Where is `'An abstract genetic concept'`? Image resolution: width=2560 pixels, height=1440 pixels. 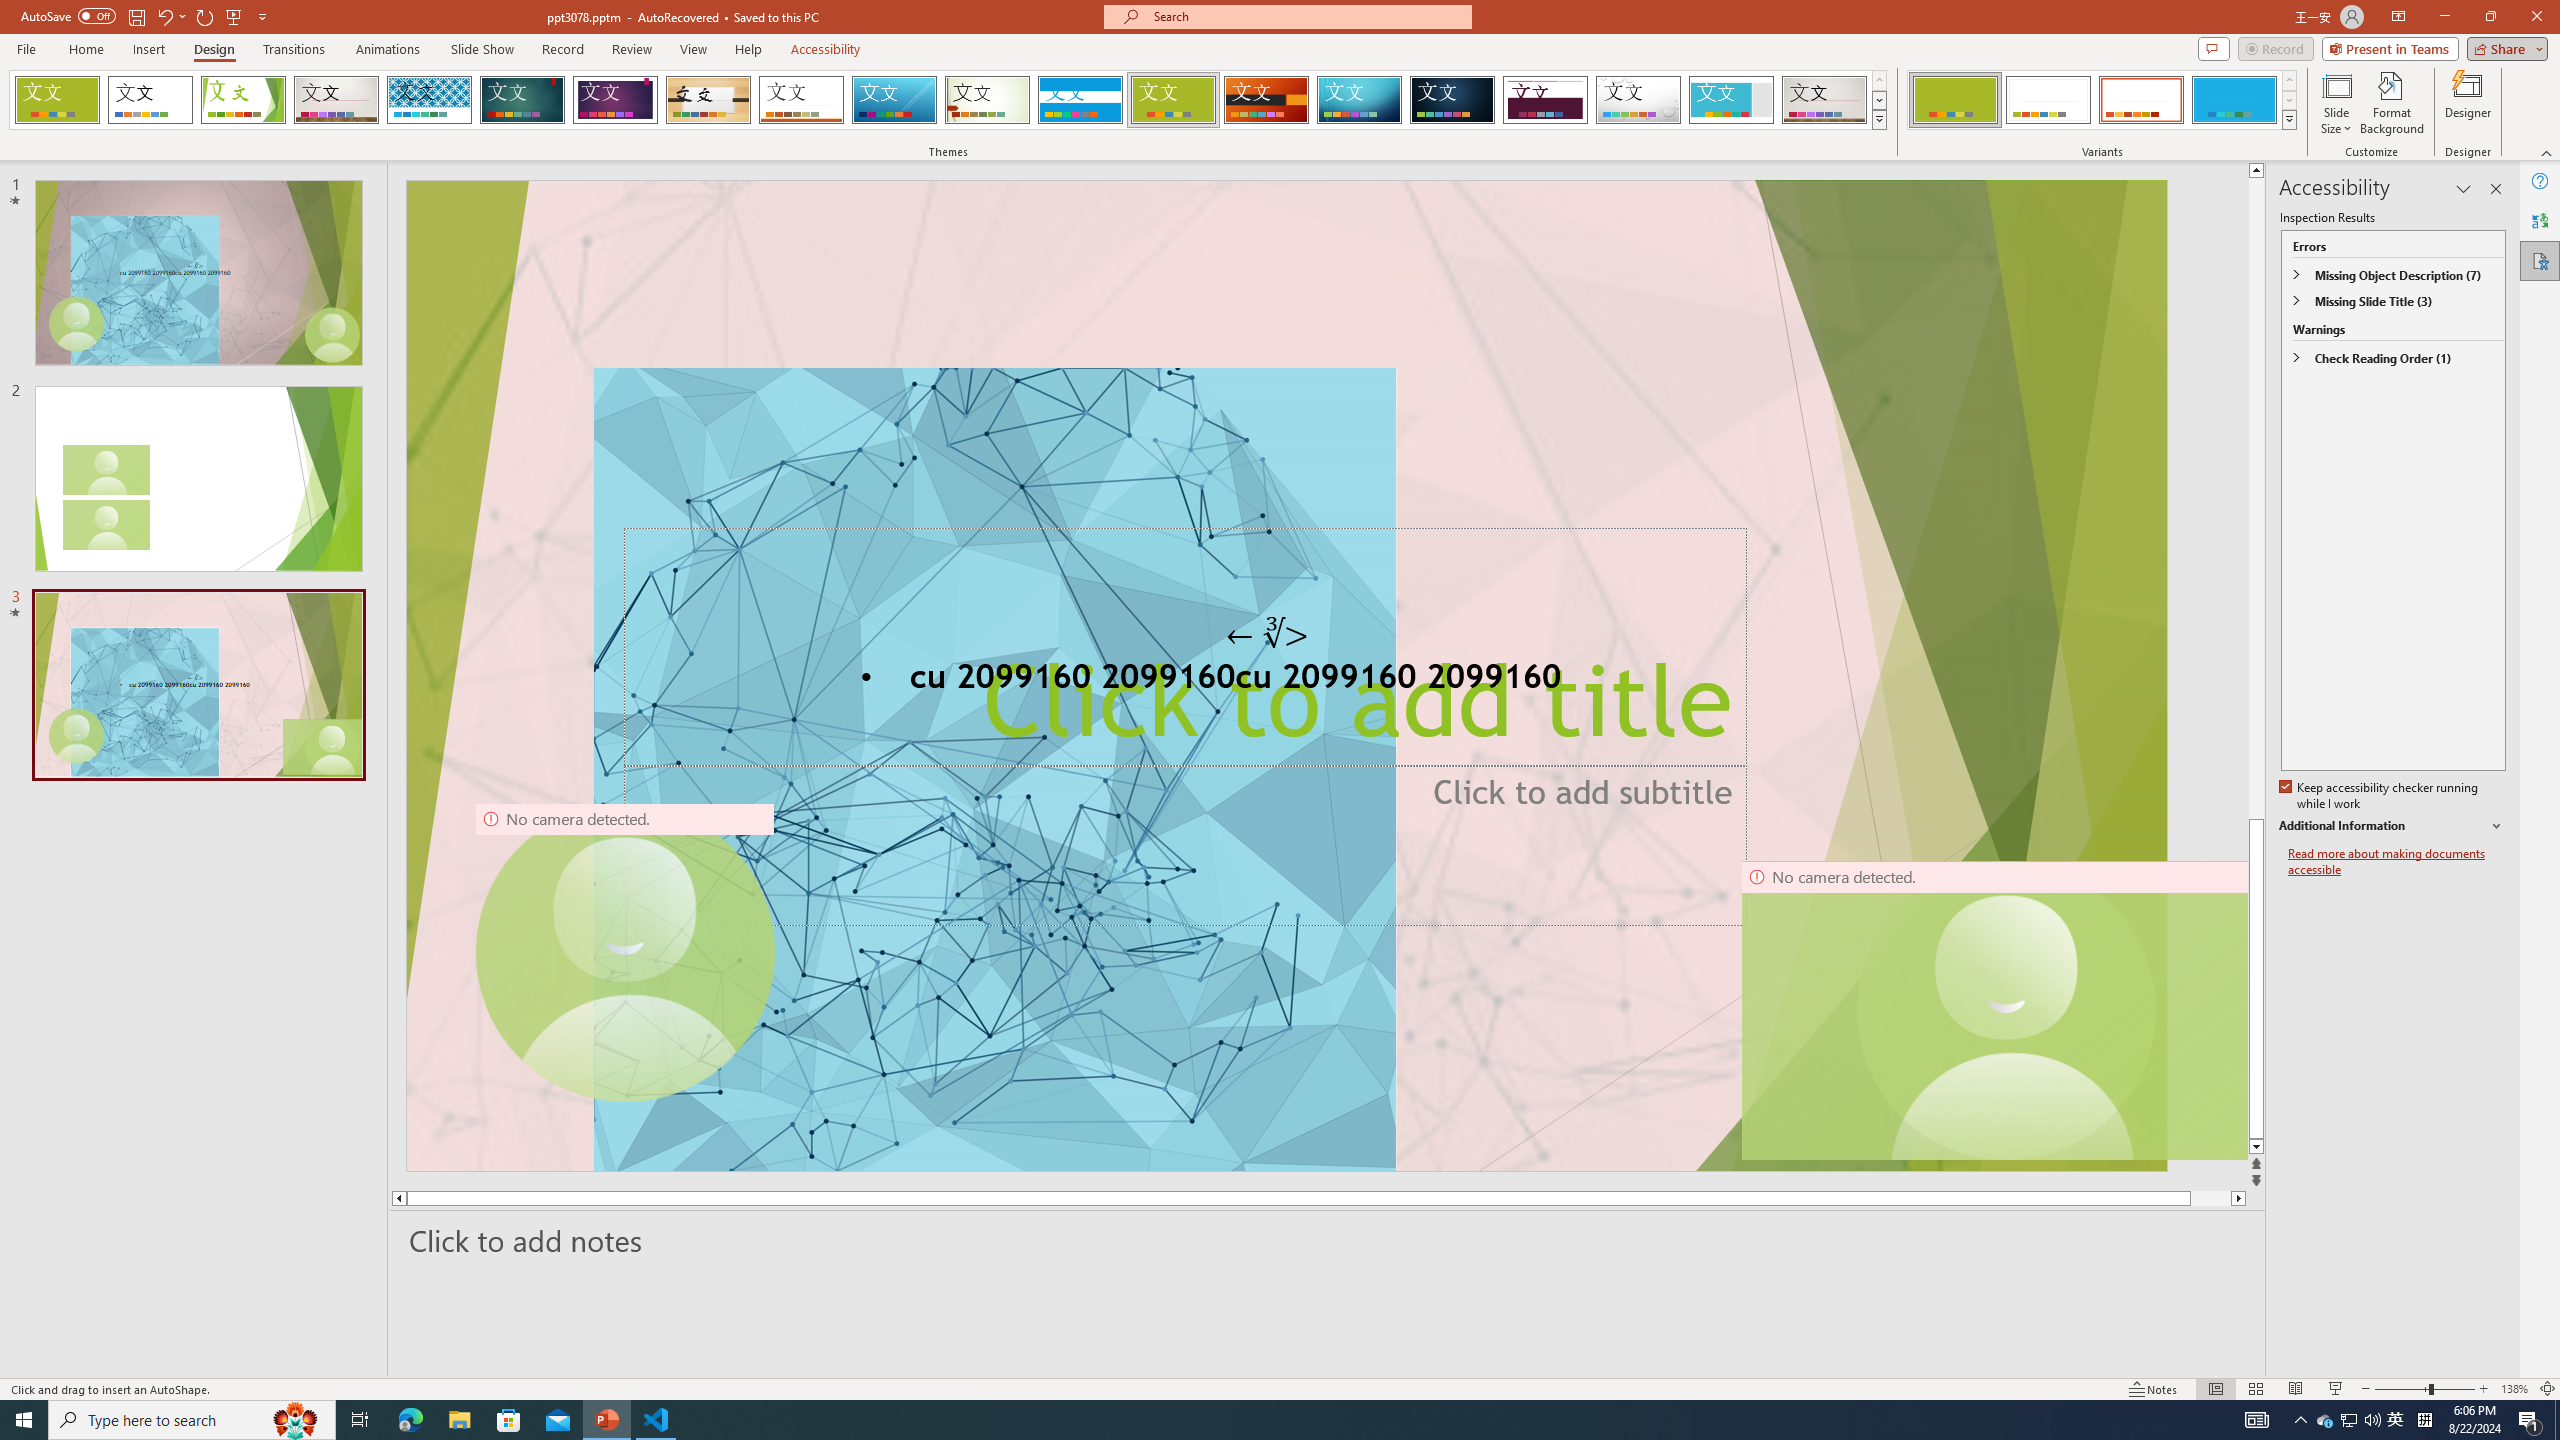 'An abstract genetic concept' is located at coordinates (1285, 675).